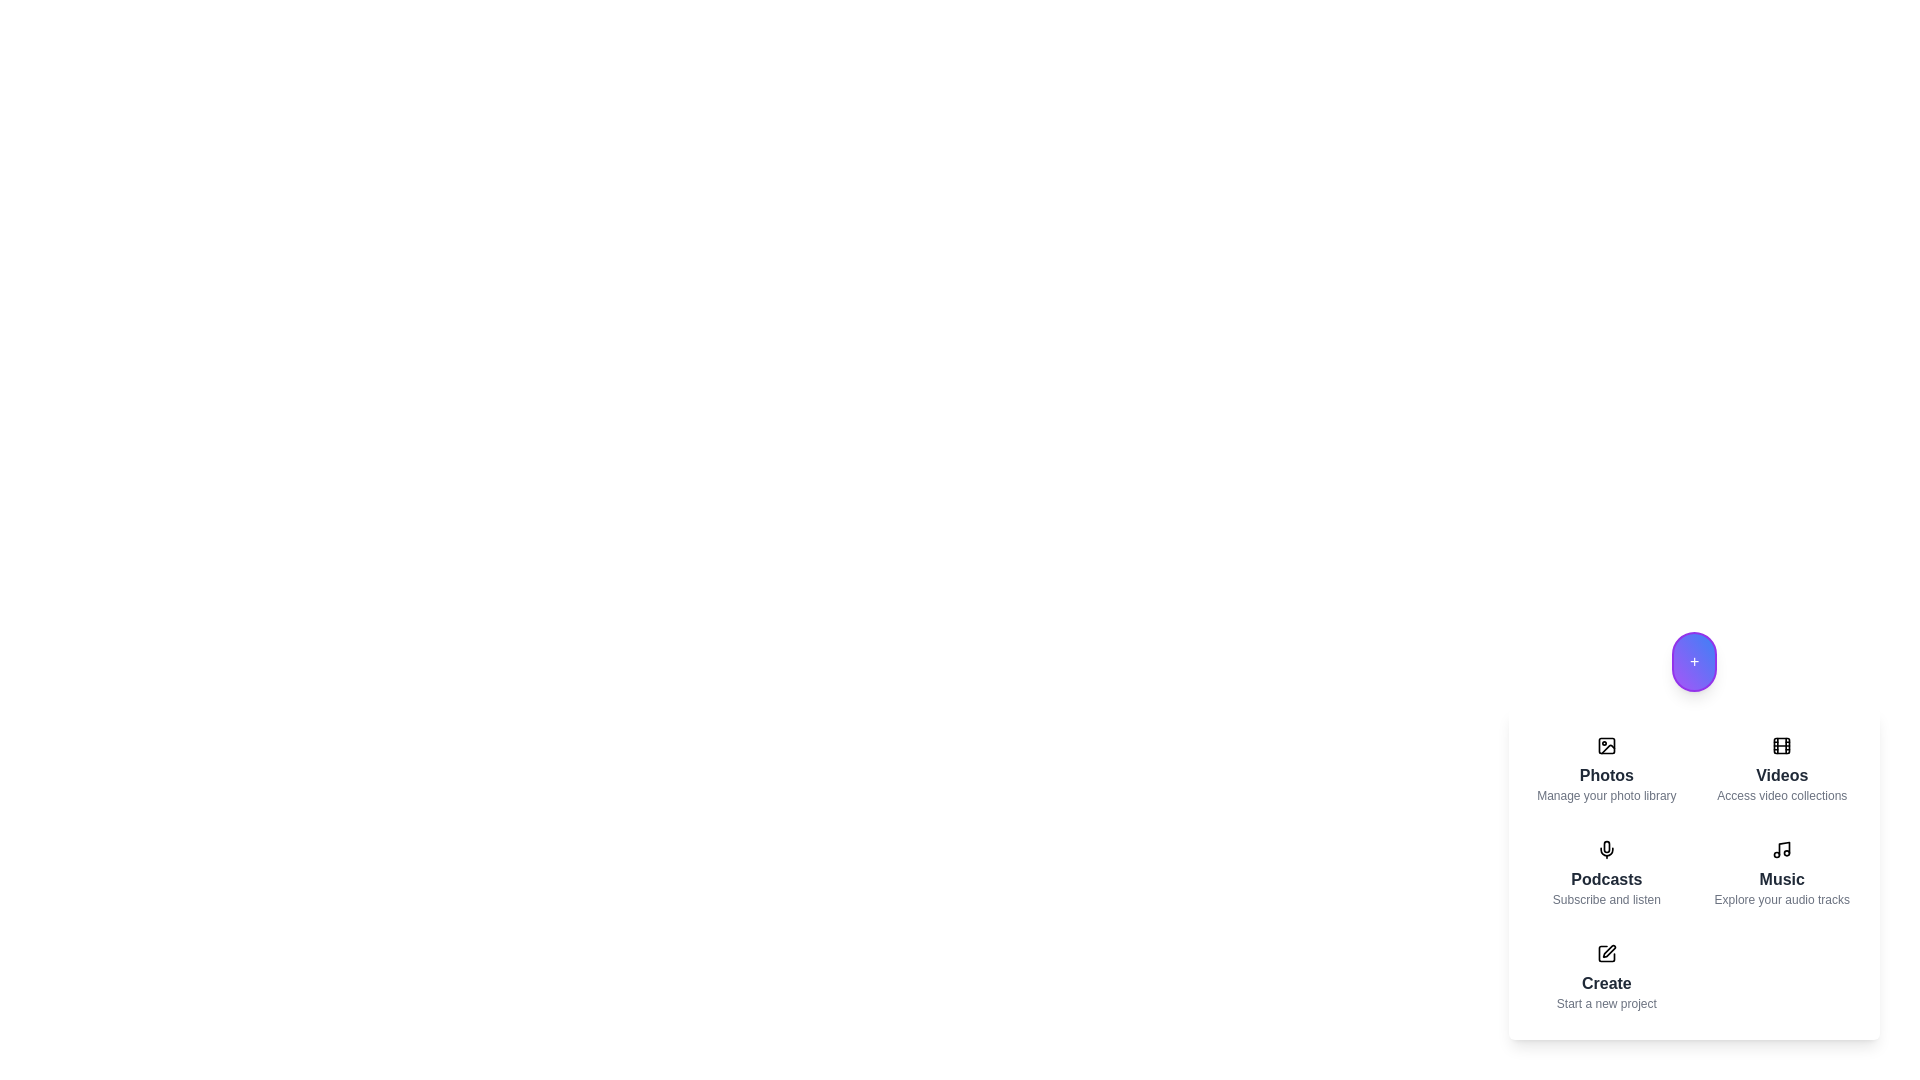  What do you see at coordinates (1606, 873) in the screenshot?
I see `the menu item corresponding to Podcasts` at bounding box center [1606, 873].